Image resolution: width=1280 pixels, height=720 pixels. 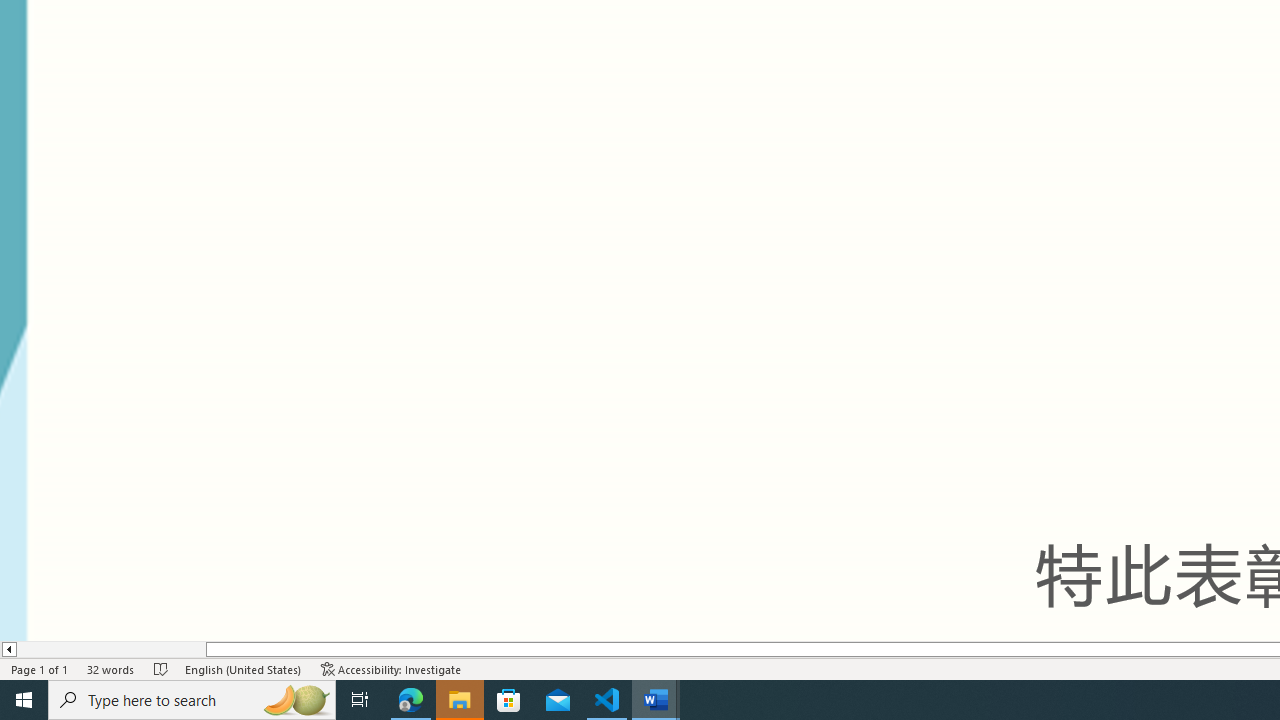 I want to click on 'Accessibility Checker Accessibility: Investigate', so click(x=391, y=669).